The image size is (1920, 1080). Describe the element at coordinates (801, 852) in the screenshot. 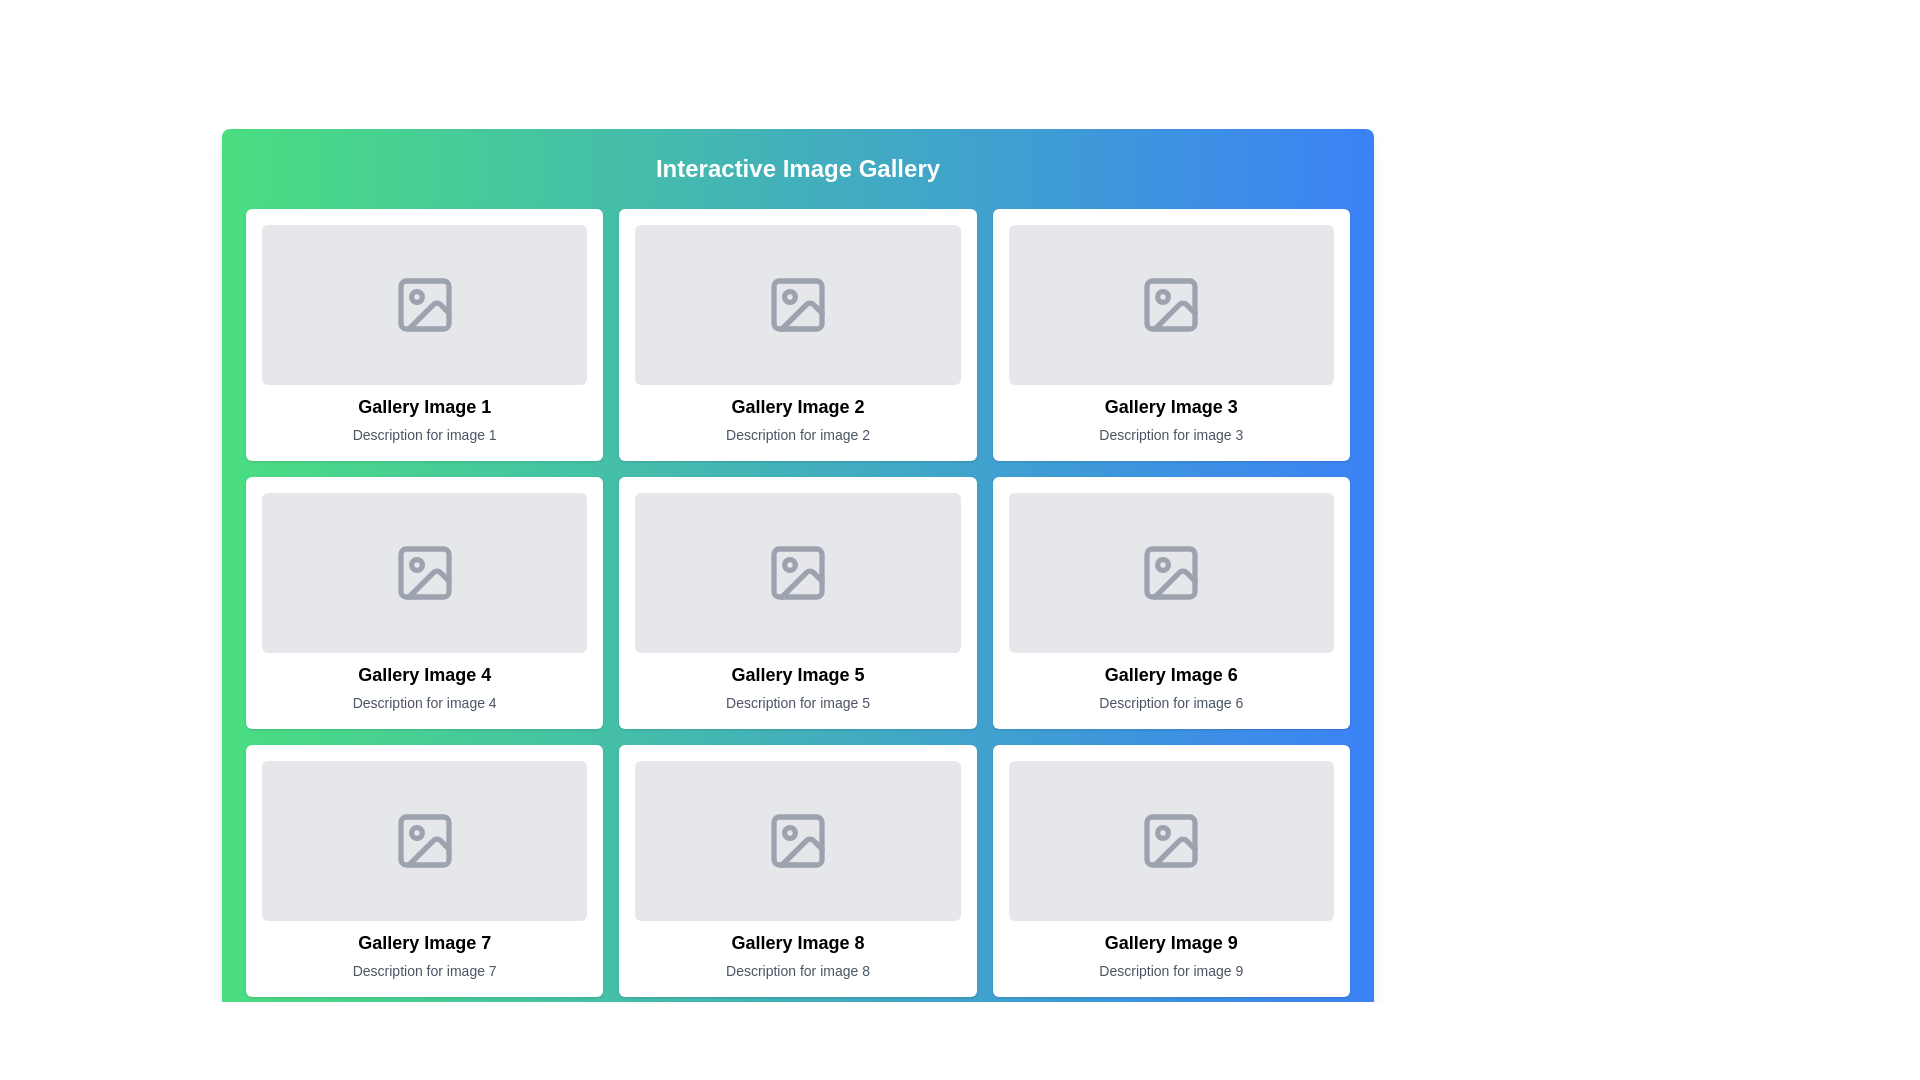

I see `the decorative icon component that resembles a diagonal line segment, part of the gallery placeholder icon in the lower-middle position of the grid layout` at that location.